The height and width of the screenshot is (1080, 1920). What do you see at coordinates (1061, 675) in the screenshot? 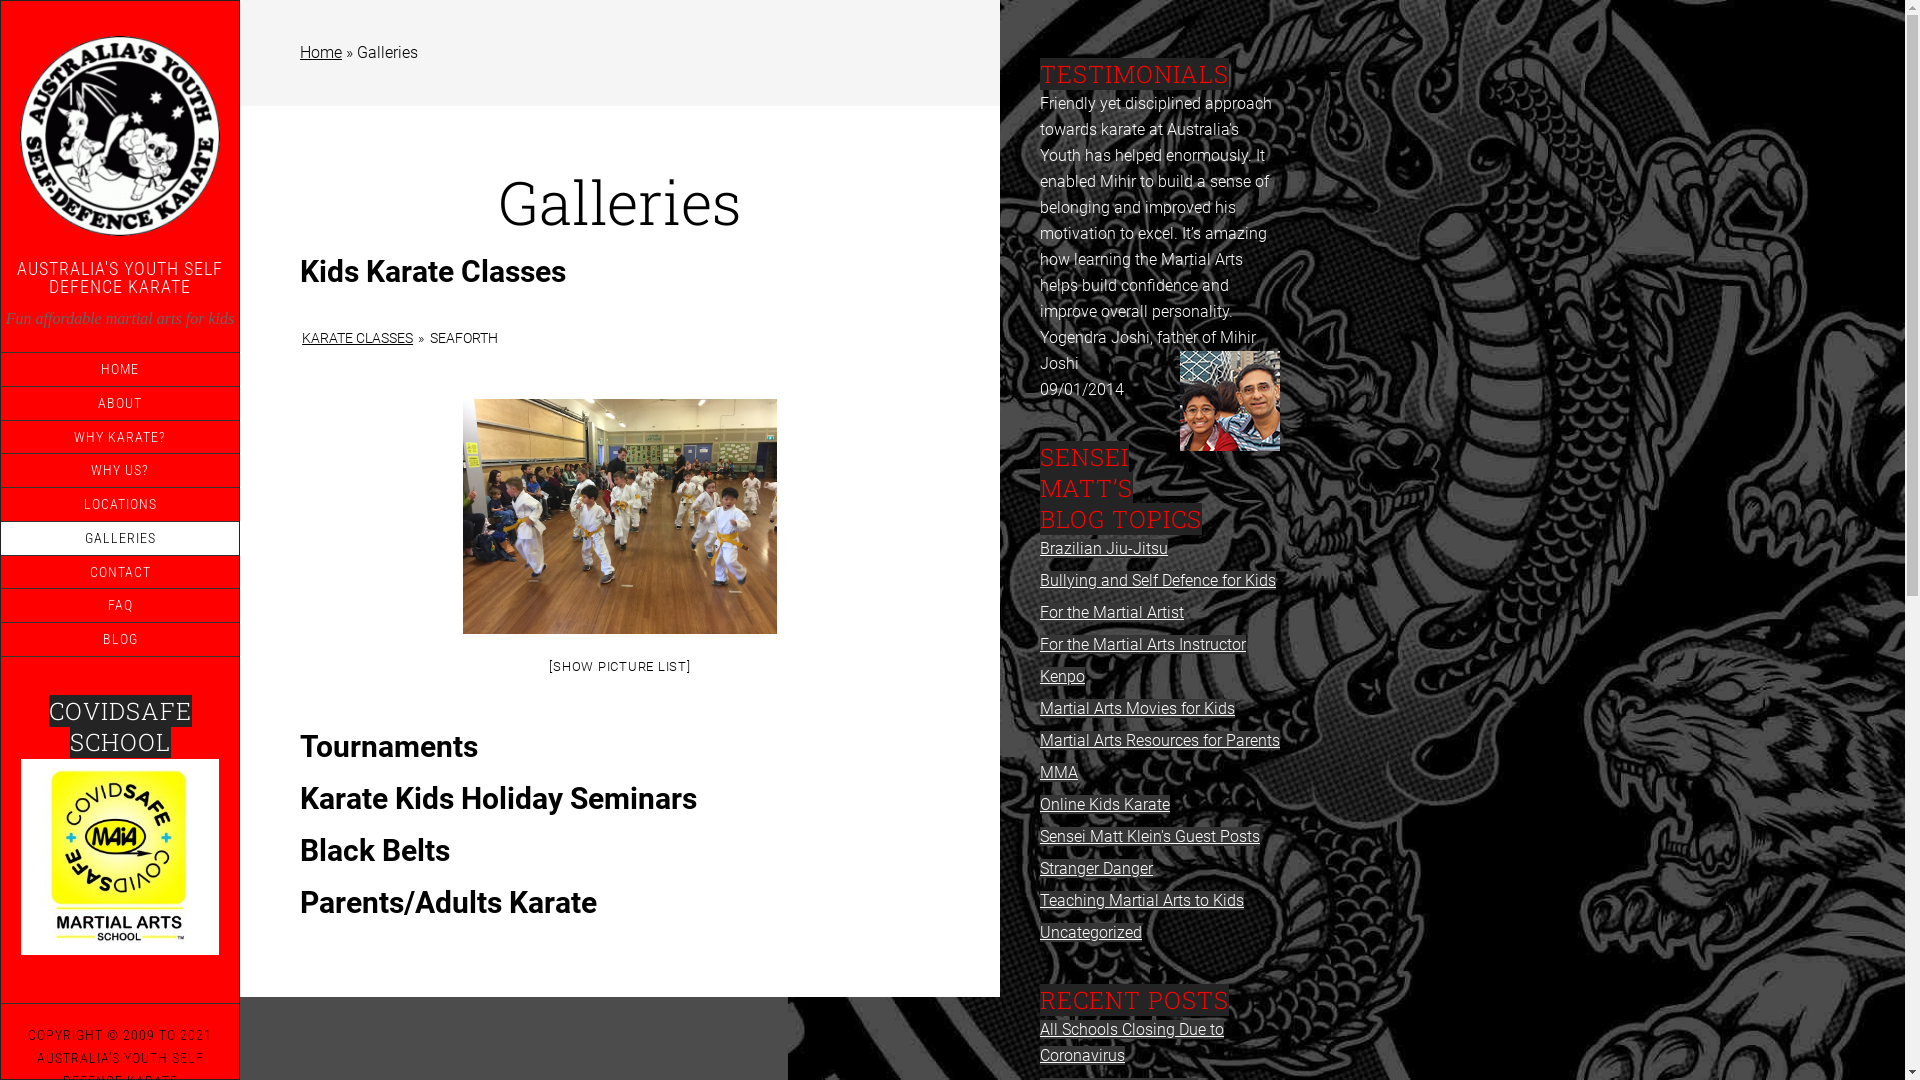
I see `'Kenpo'` at bounding box center [1061, 675].